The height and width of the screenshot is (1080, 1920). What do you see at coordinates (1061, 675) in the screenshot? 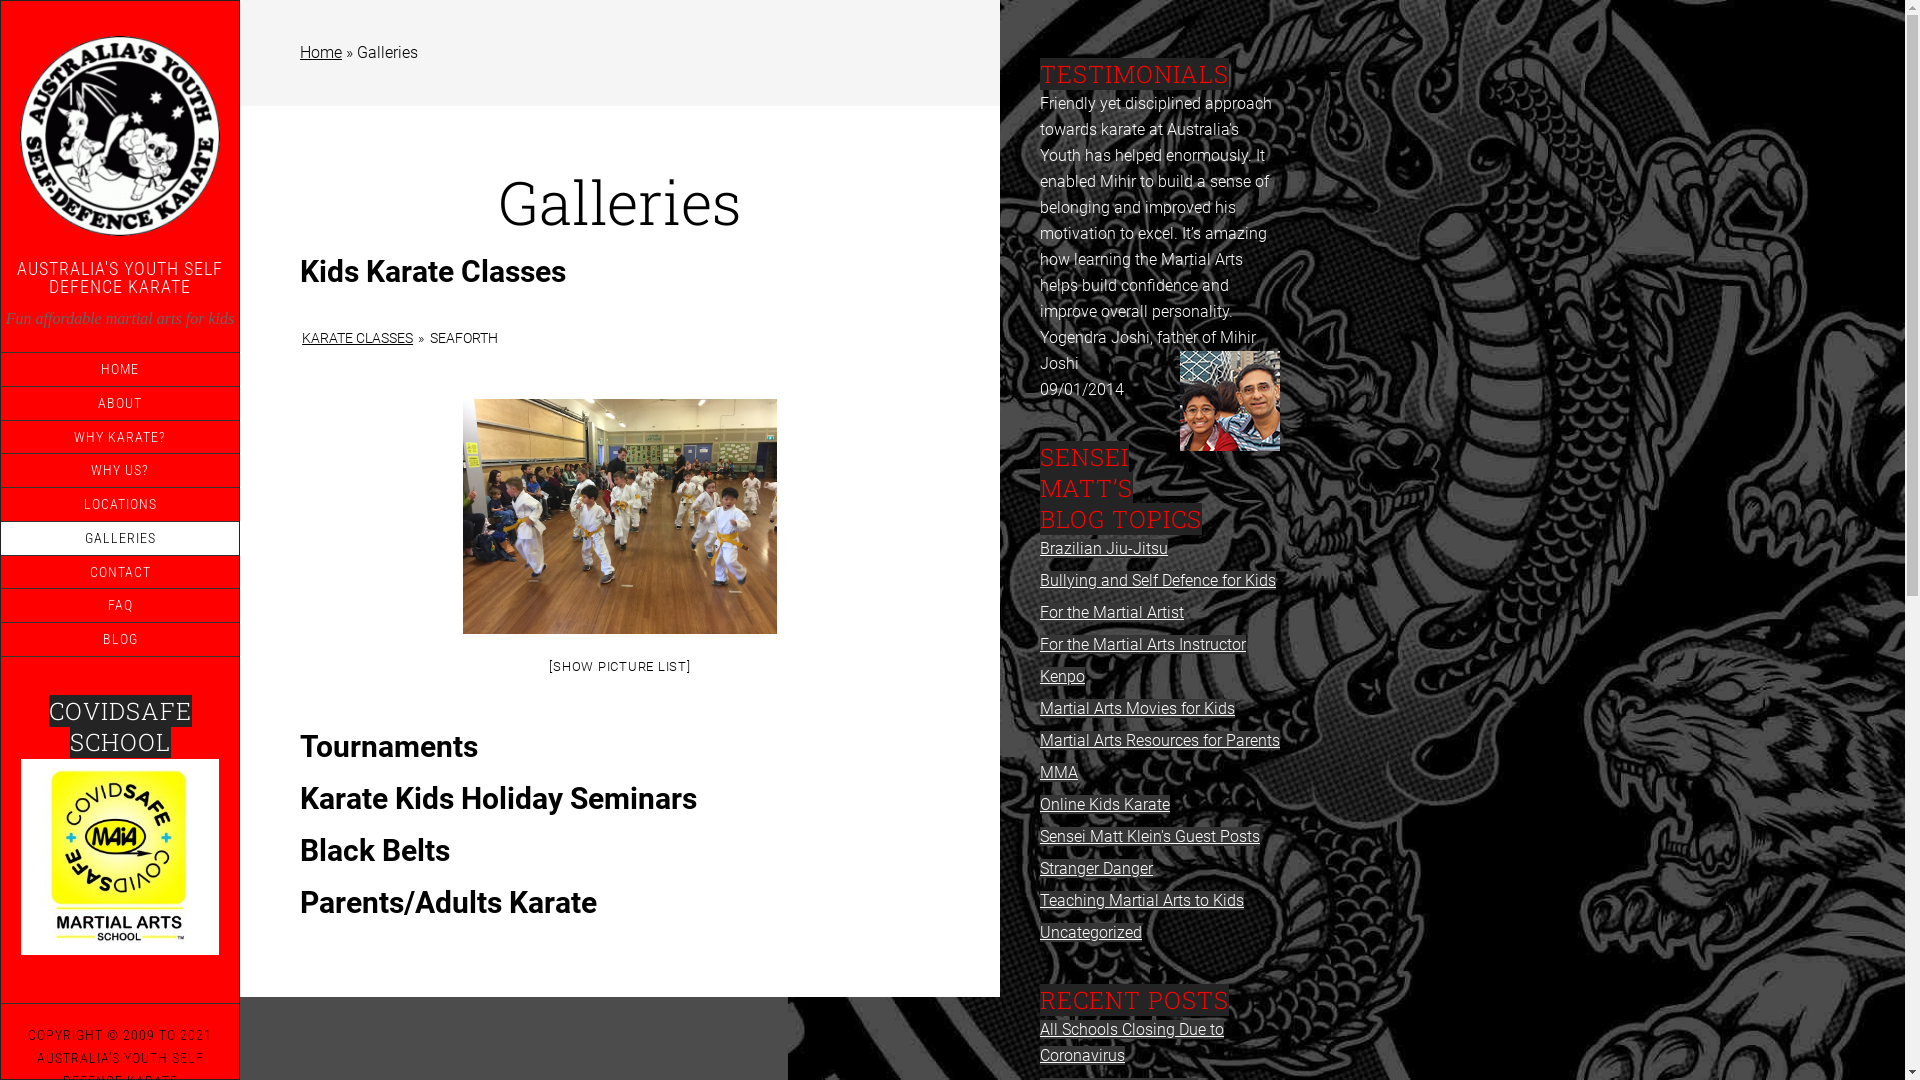
I see `'Kenpo'` at bounding box center [1061, 675].